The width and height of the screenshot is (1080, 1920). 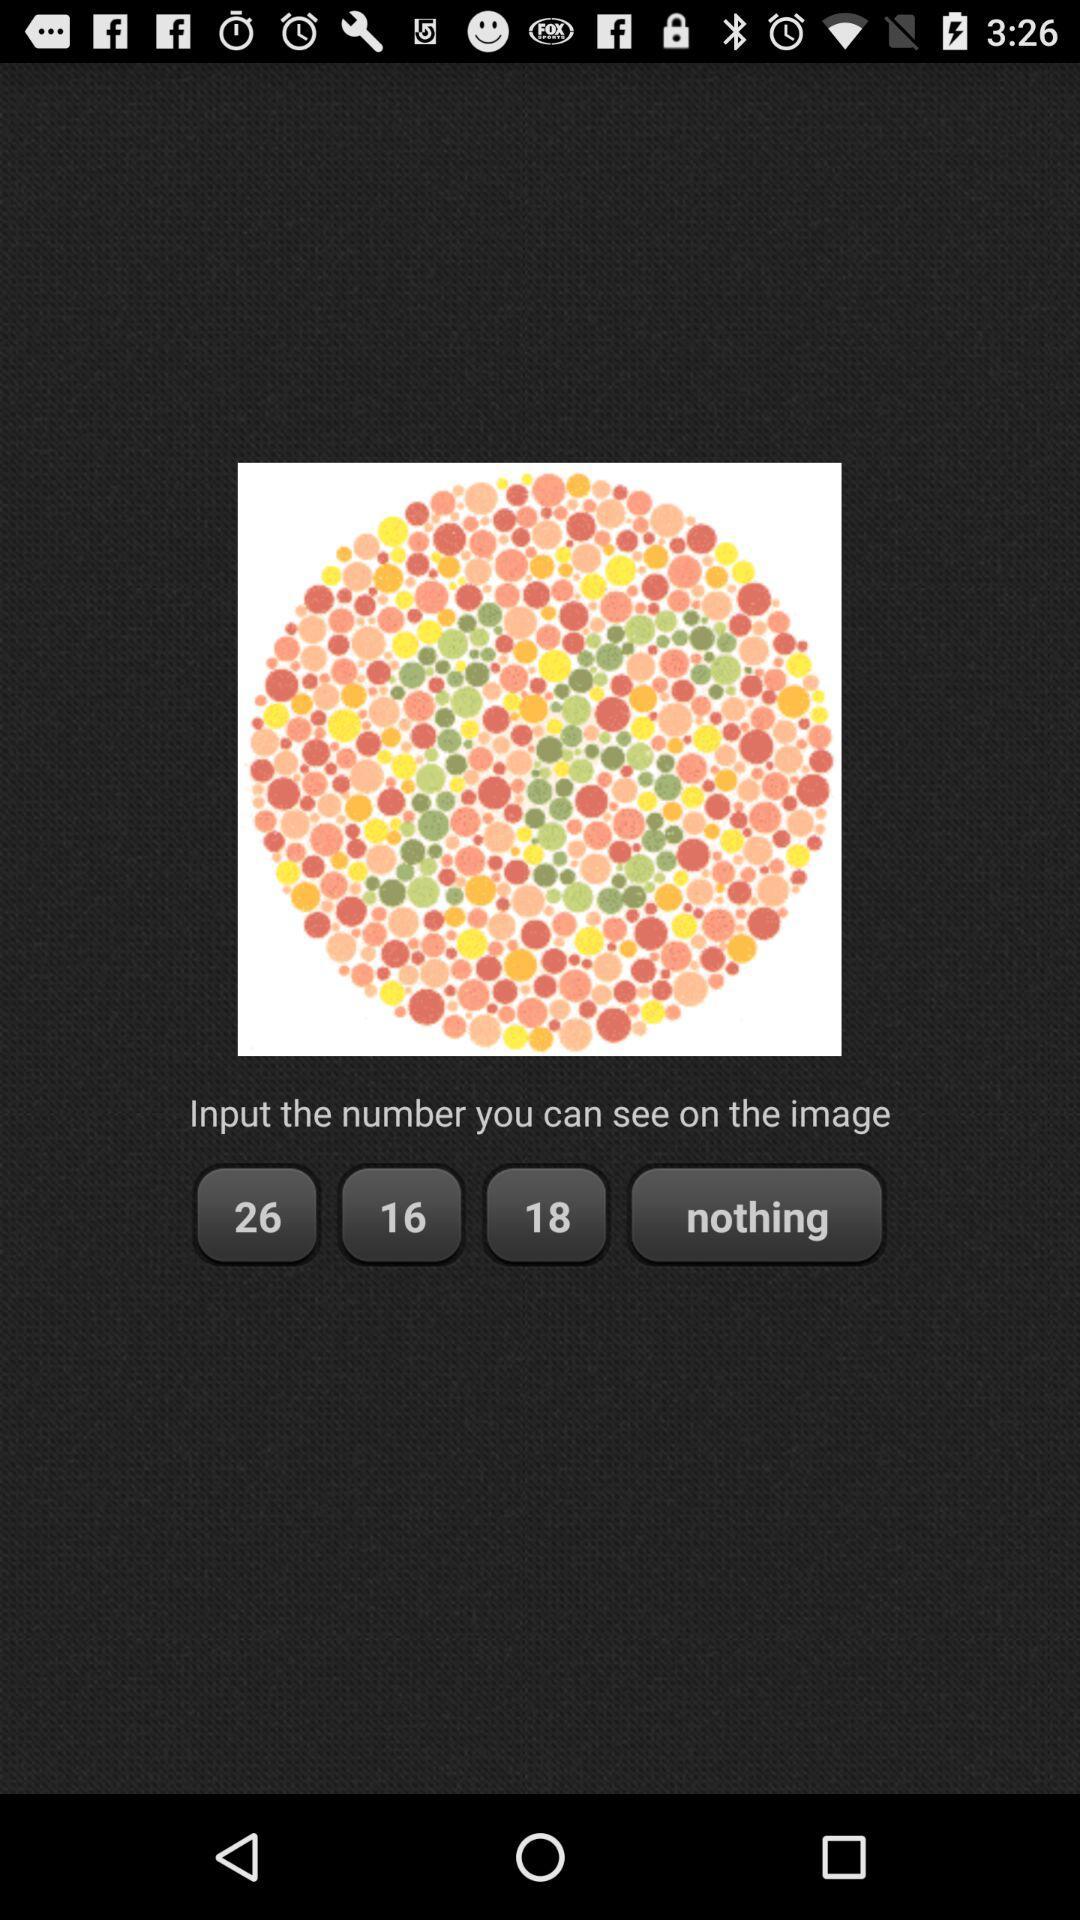 What do you see at coordinates (255, 1214) in the screenshot?
I see `the item below input the number item` at bounding box center [255, 1214].